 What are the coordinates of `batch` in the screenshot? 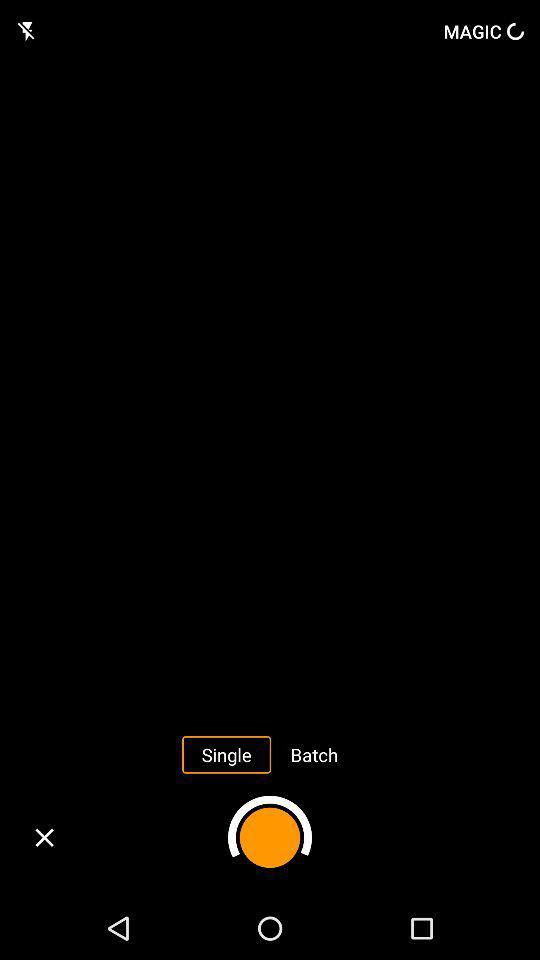 It's located at (314, 753).